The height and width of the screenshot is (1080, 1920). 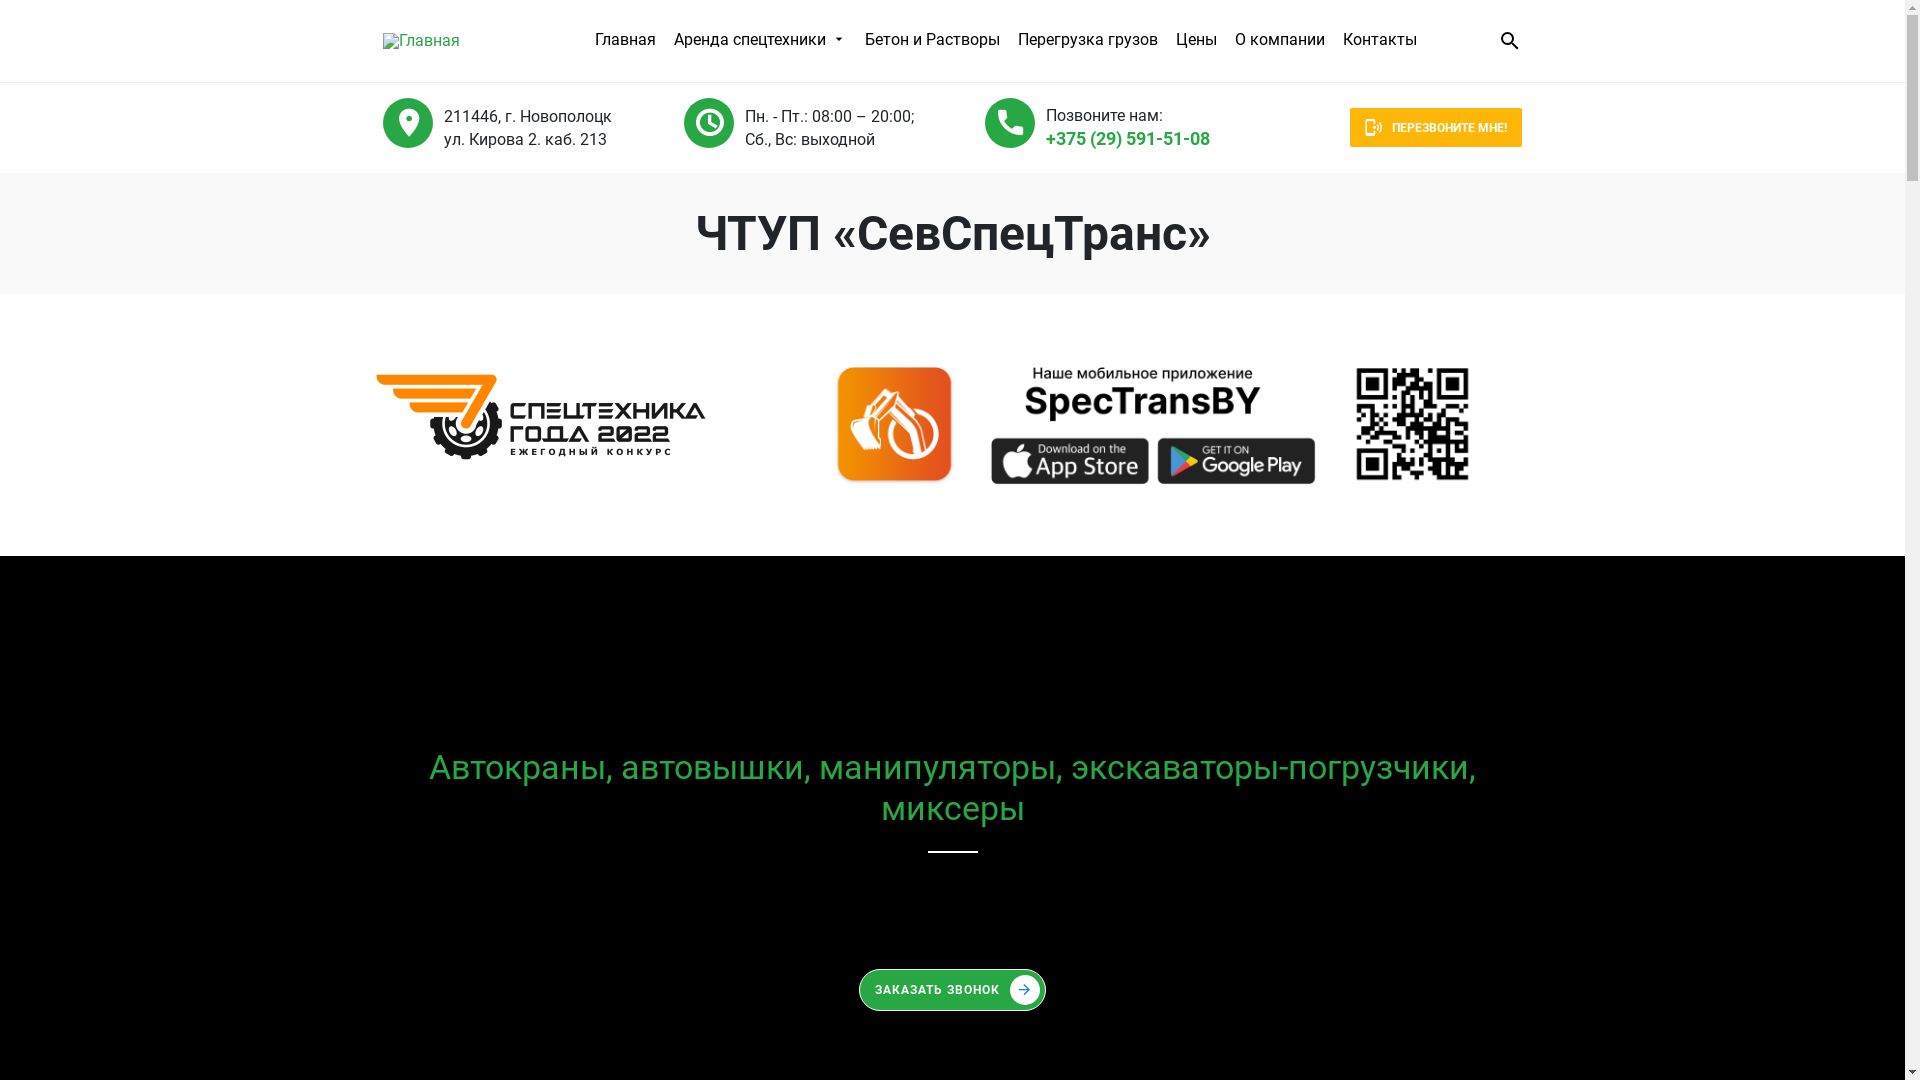 I want to click on '+375 (29) 591-51-08', so click(x=1045, y=137).